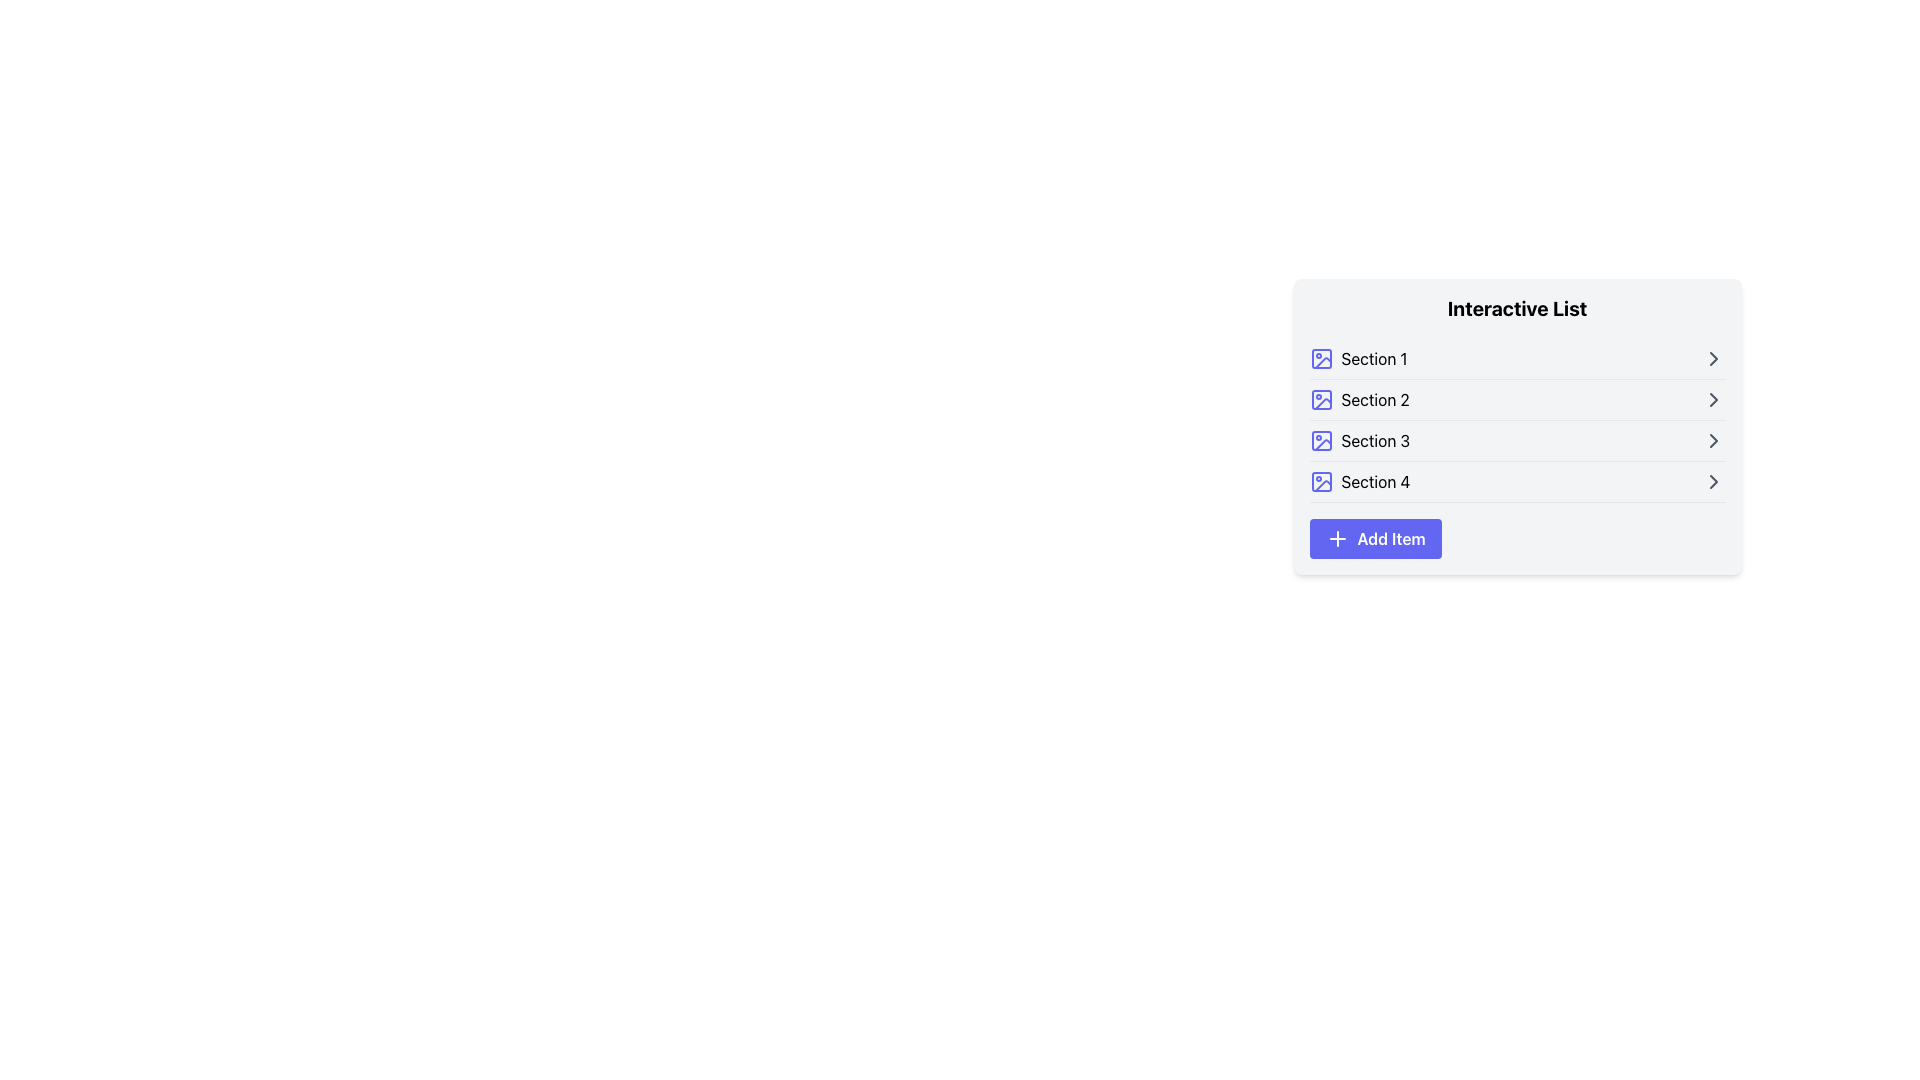 The width and height of the screenshot is (1920, 1080). What do you see at coordinates (1712, 482) in the screenshot?
I see `the navigational icon located under 'Section 4' on the right side of the layout` at bounding box center [1712, 482].